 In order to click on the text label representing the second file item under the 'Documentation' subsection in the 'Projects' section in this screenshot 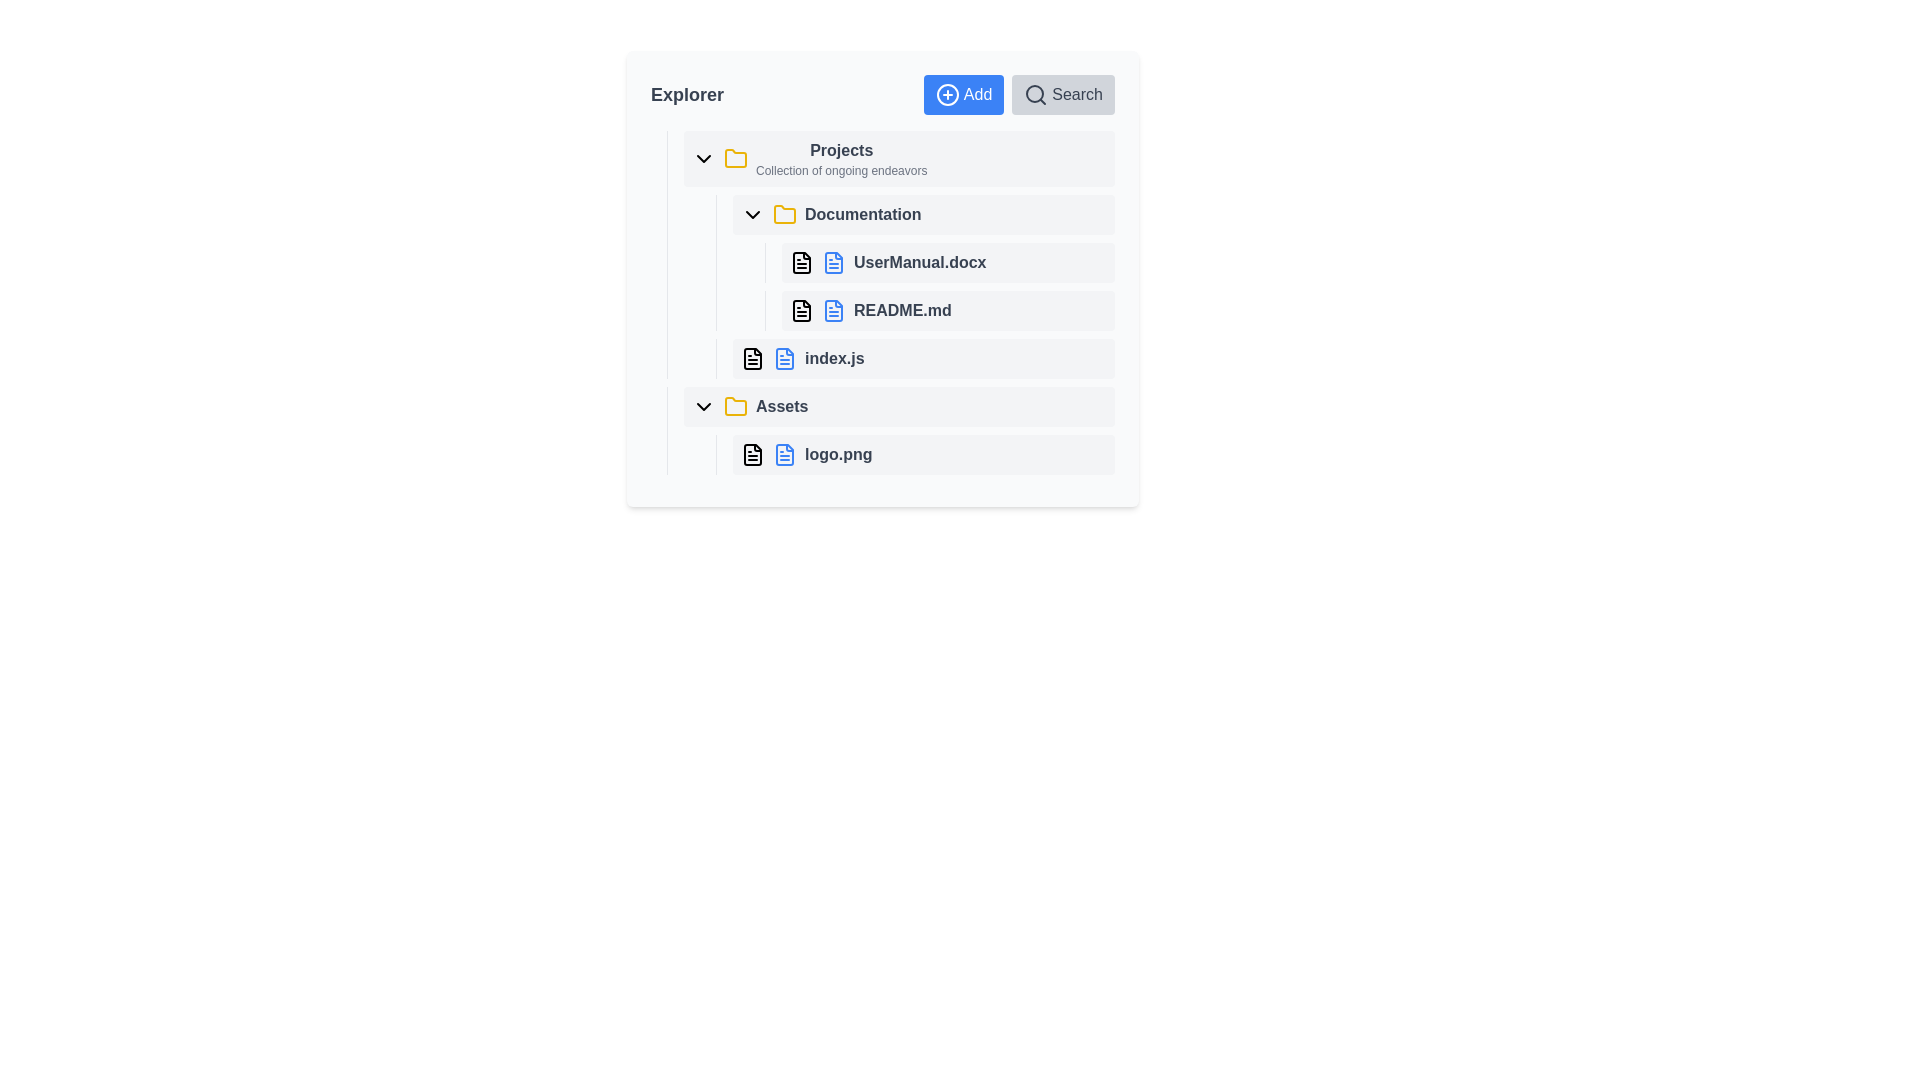, I will do `click(882, 303)`.